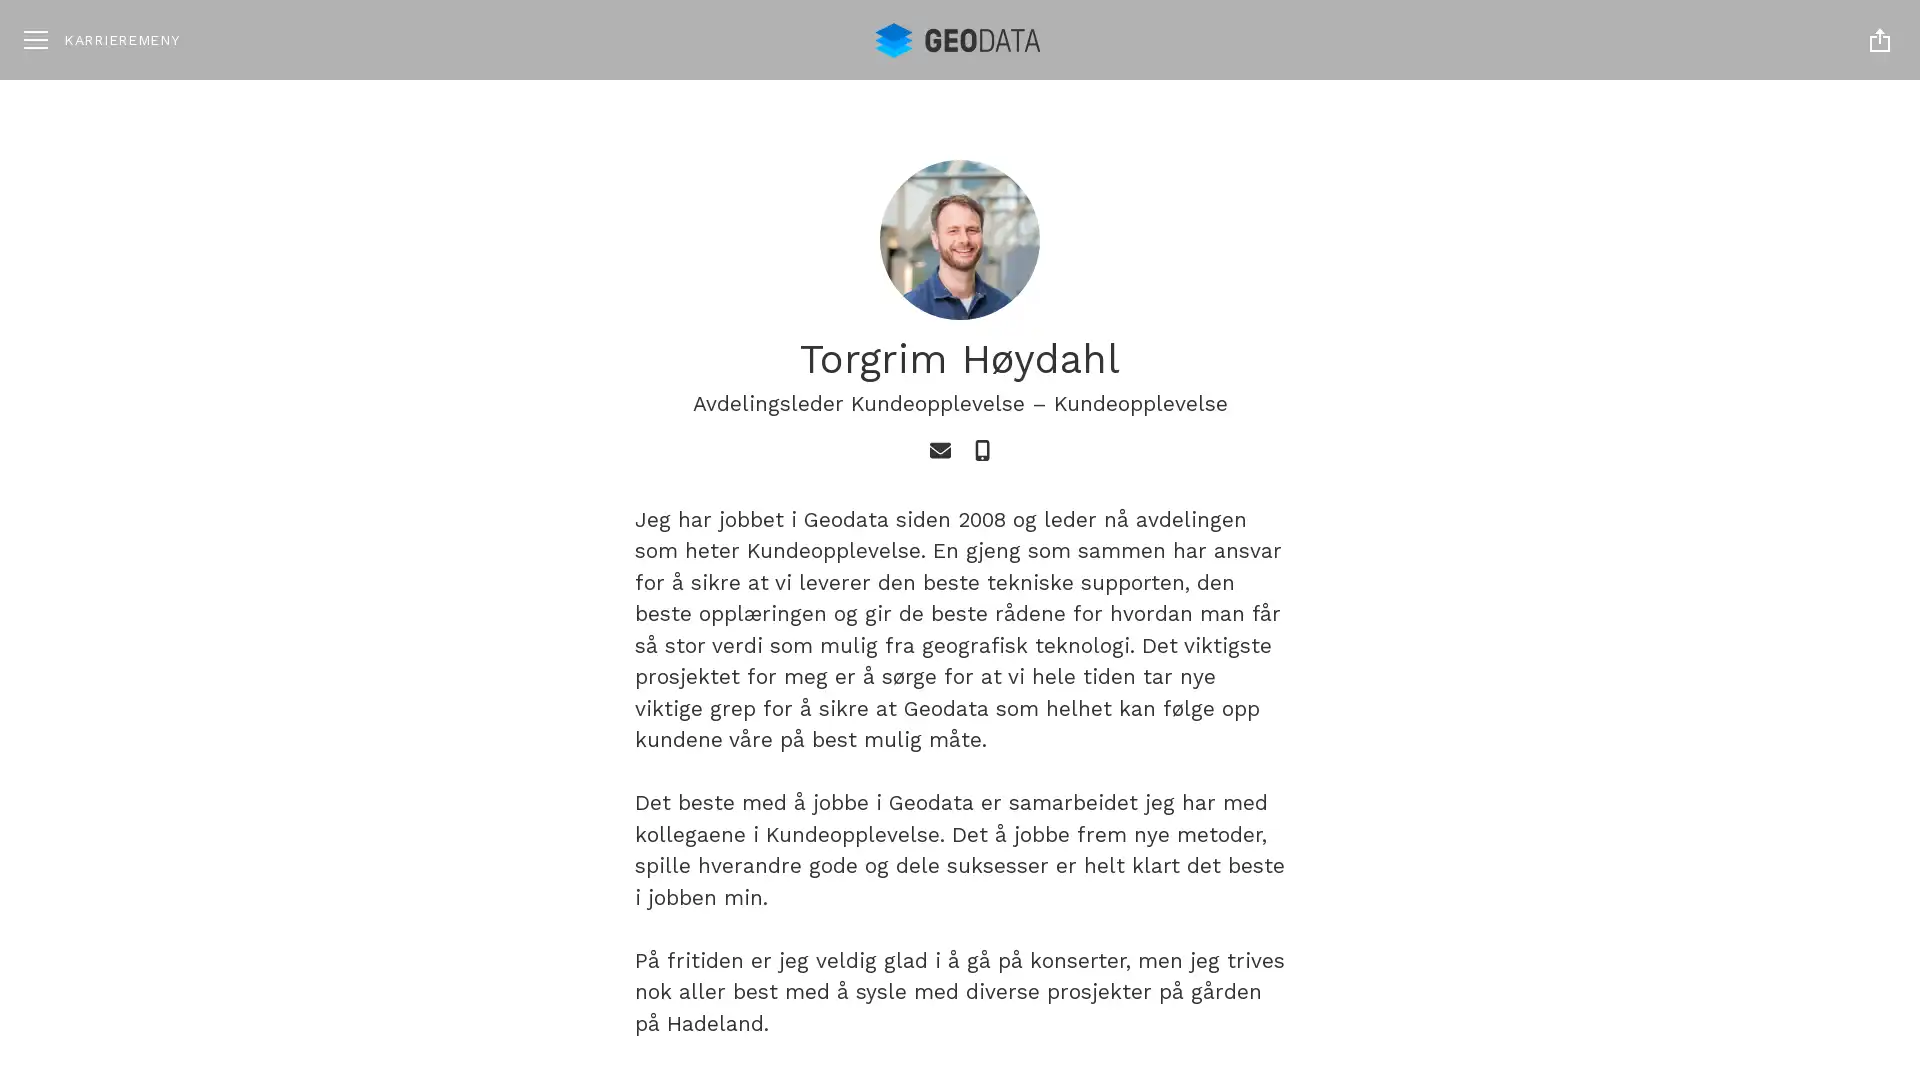 The height and width of the screenshot is (1080, 1920). I want to click on Preferanser for informasjonskapsler, so click(1691, 971).